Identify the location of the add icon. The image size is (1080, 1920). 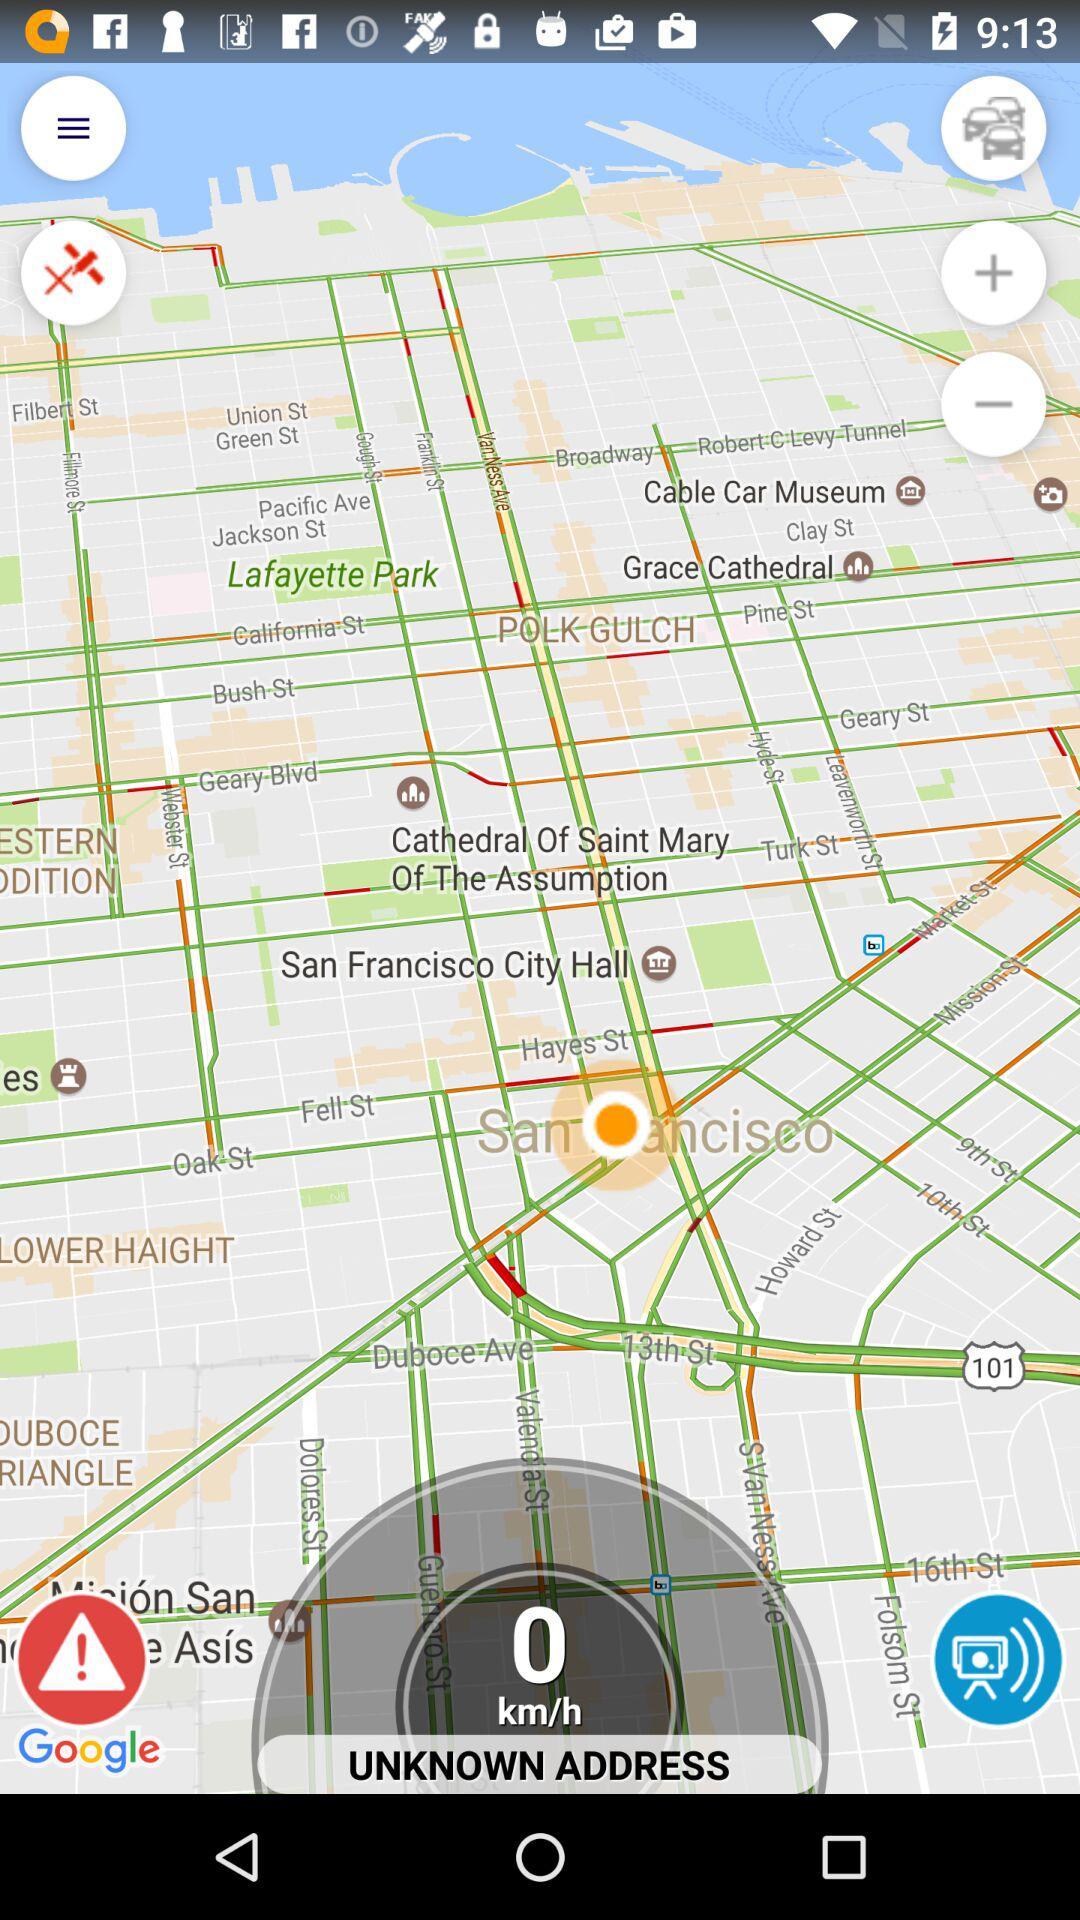
(993, 291).